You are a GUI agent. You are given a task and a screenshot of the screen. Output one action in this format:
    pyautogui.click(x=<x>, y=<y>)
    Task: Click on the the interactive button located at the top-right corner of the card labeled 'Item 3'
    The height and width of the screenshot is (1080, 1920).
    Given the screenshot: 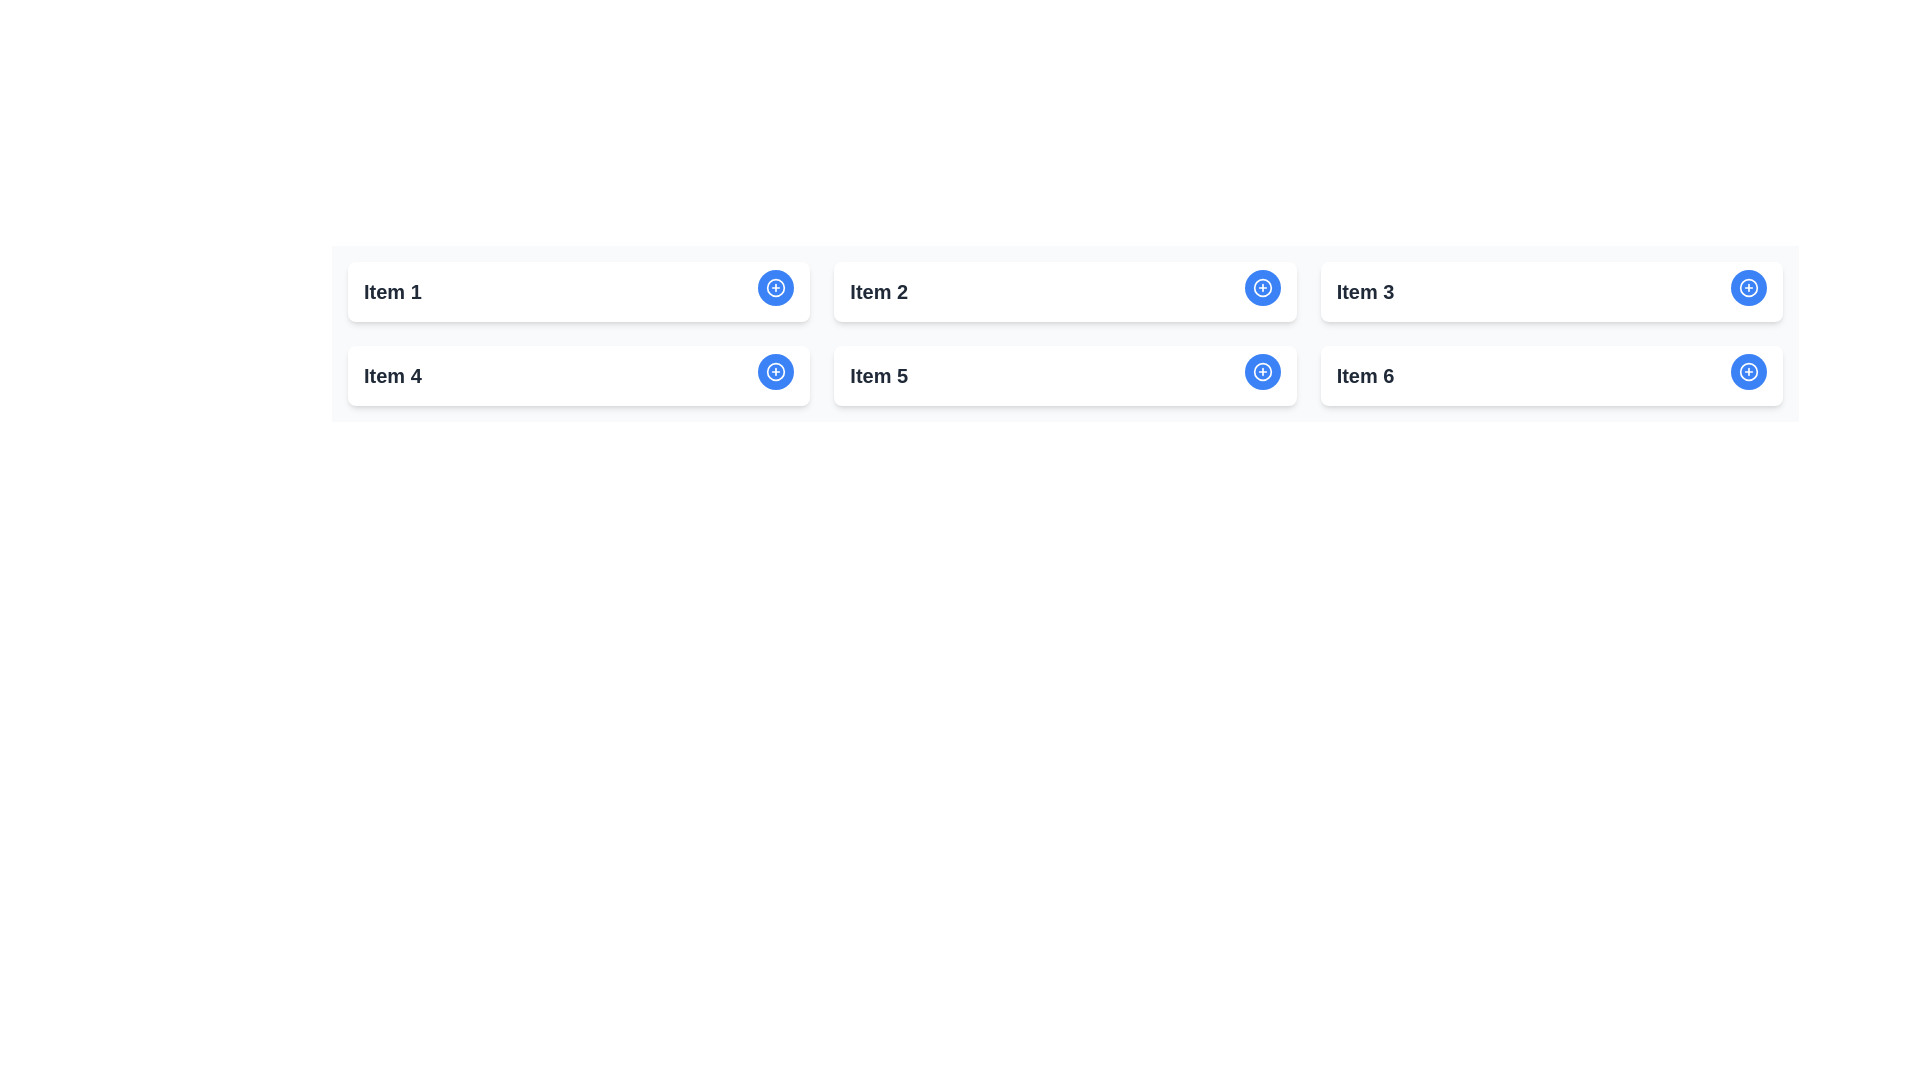 What is the action you would take?
    pyautogui.click(x=1747, y=288)
    